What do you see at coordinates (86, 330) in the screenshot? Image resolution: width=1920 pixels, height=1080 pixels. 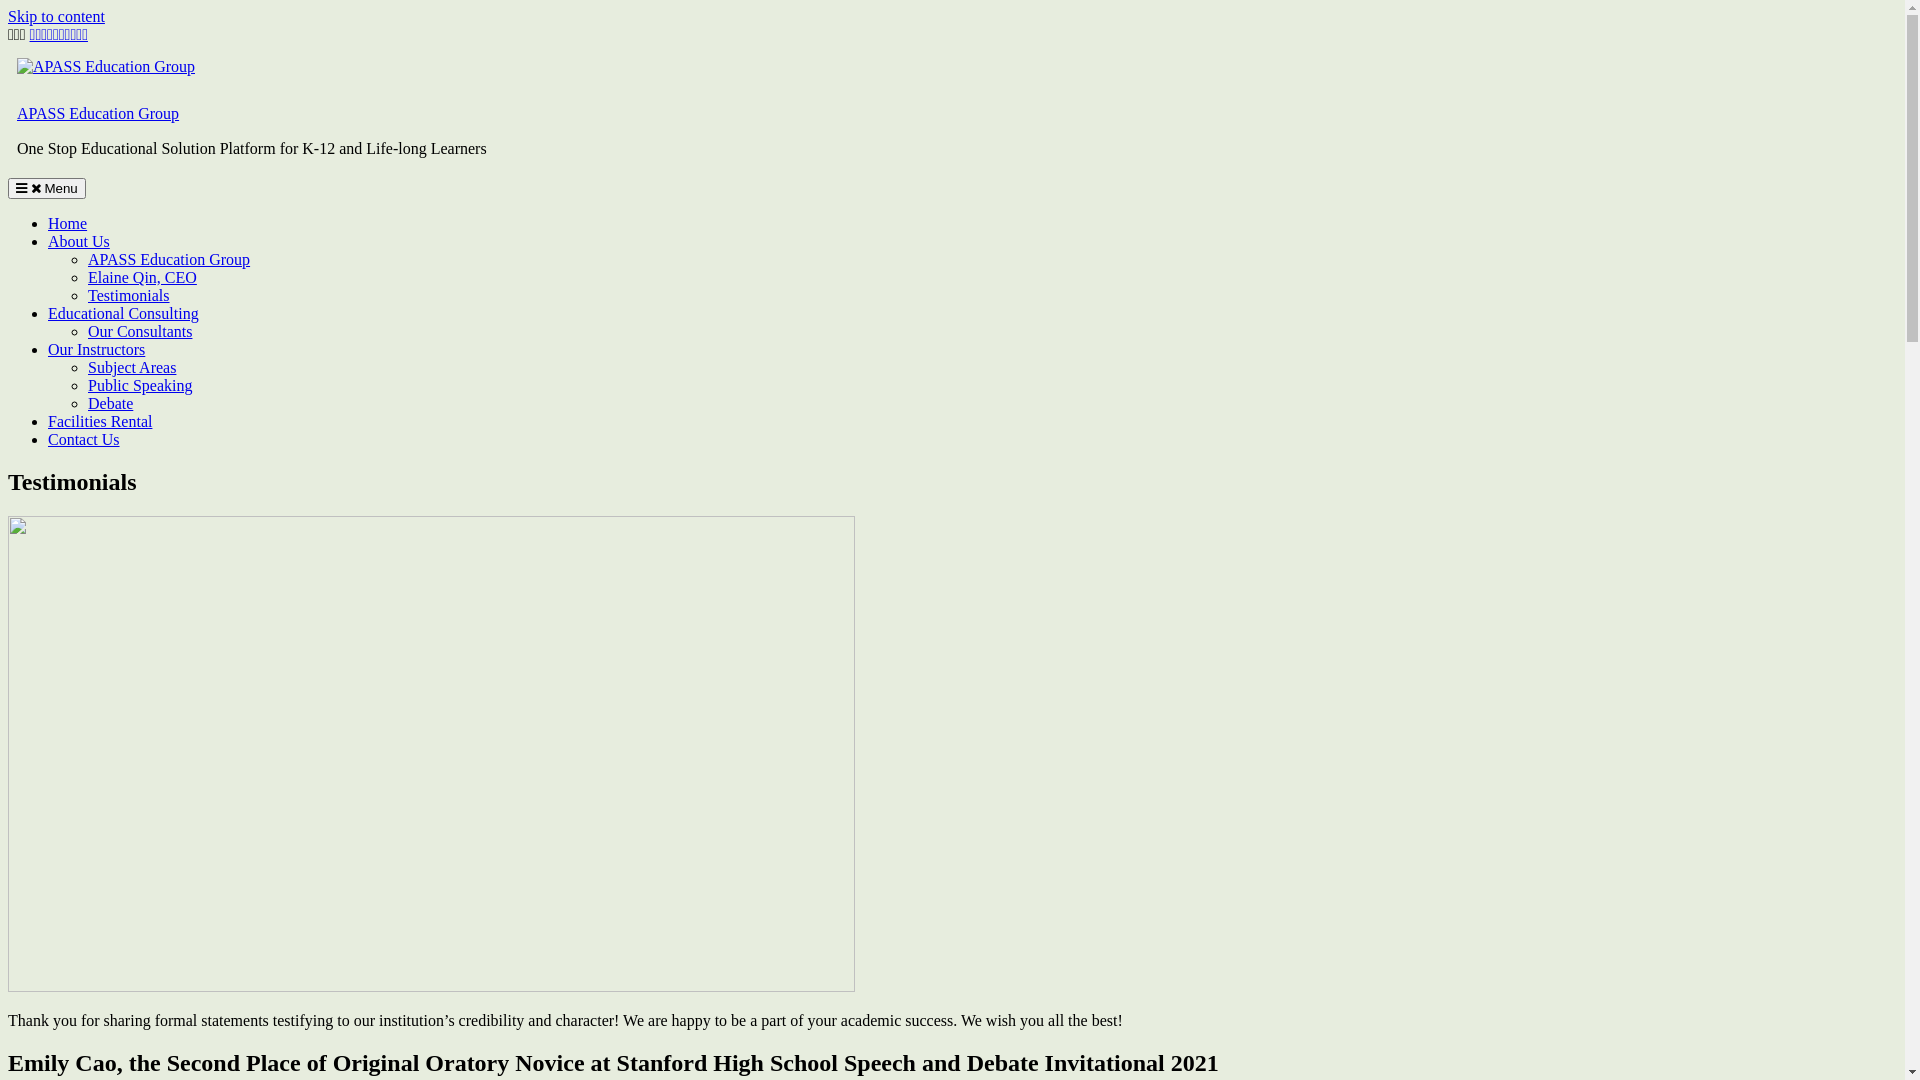 I see `'Our Consultants'` at bounding box center [86, 330].